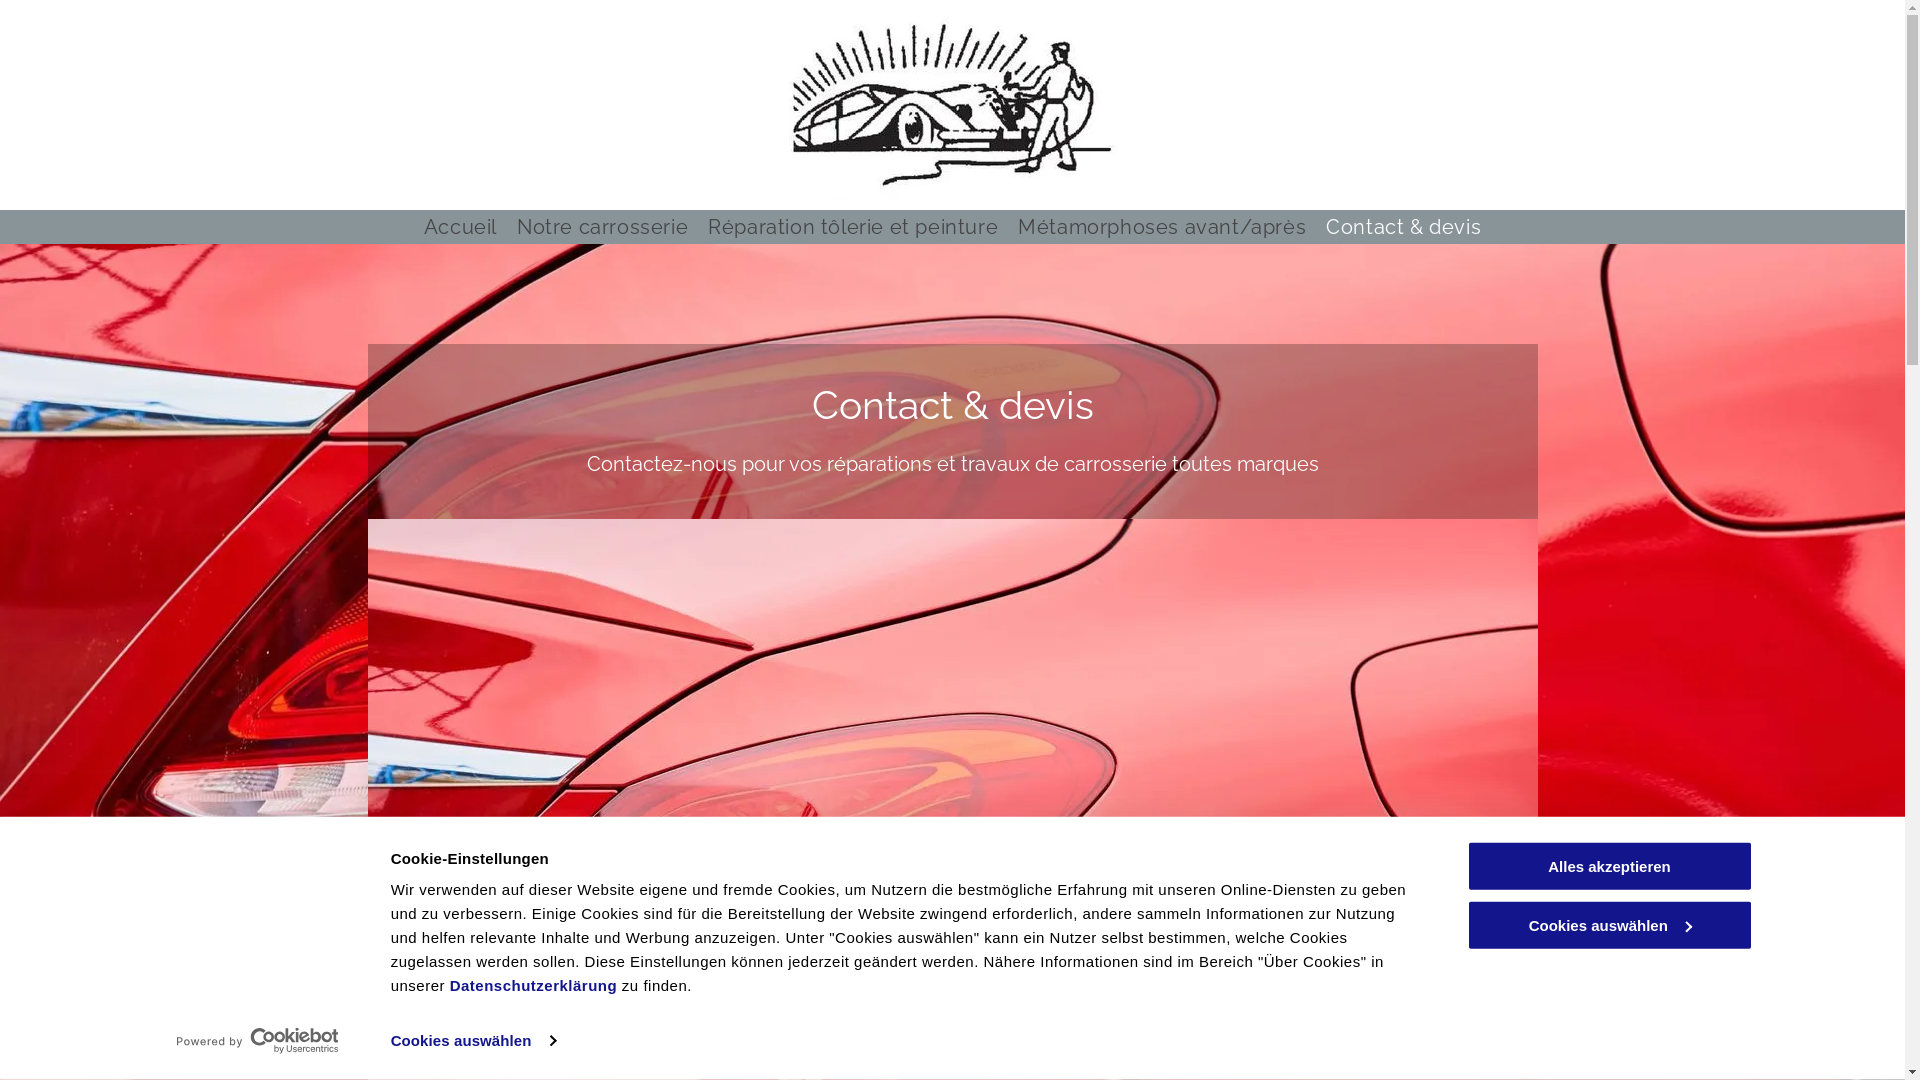 Image resolution: width=1920 pixels, height=1080 pixels. Describe the element at coordinates (412, 226) in the screenshot. I see `'Accueil'` at that location.